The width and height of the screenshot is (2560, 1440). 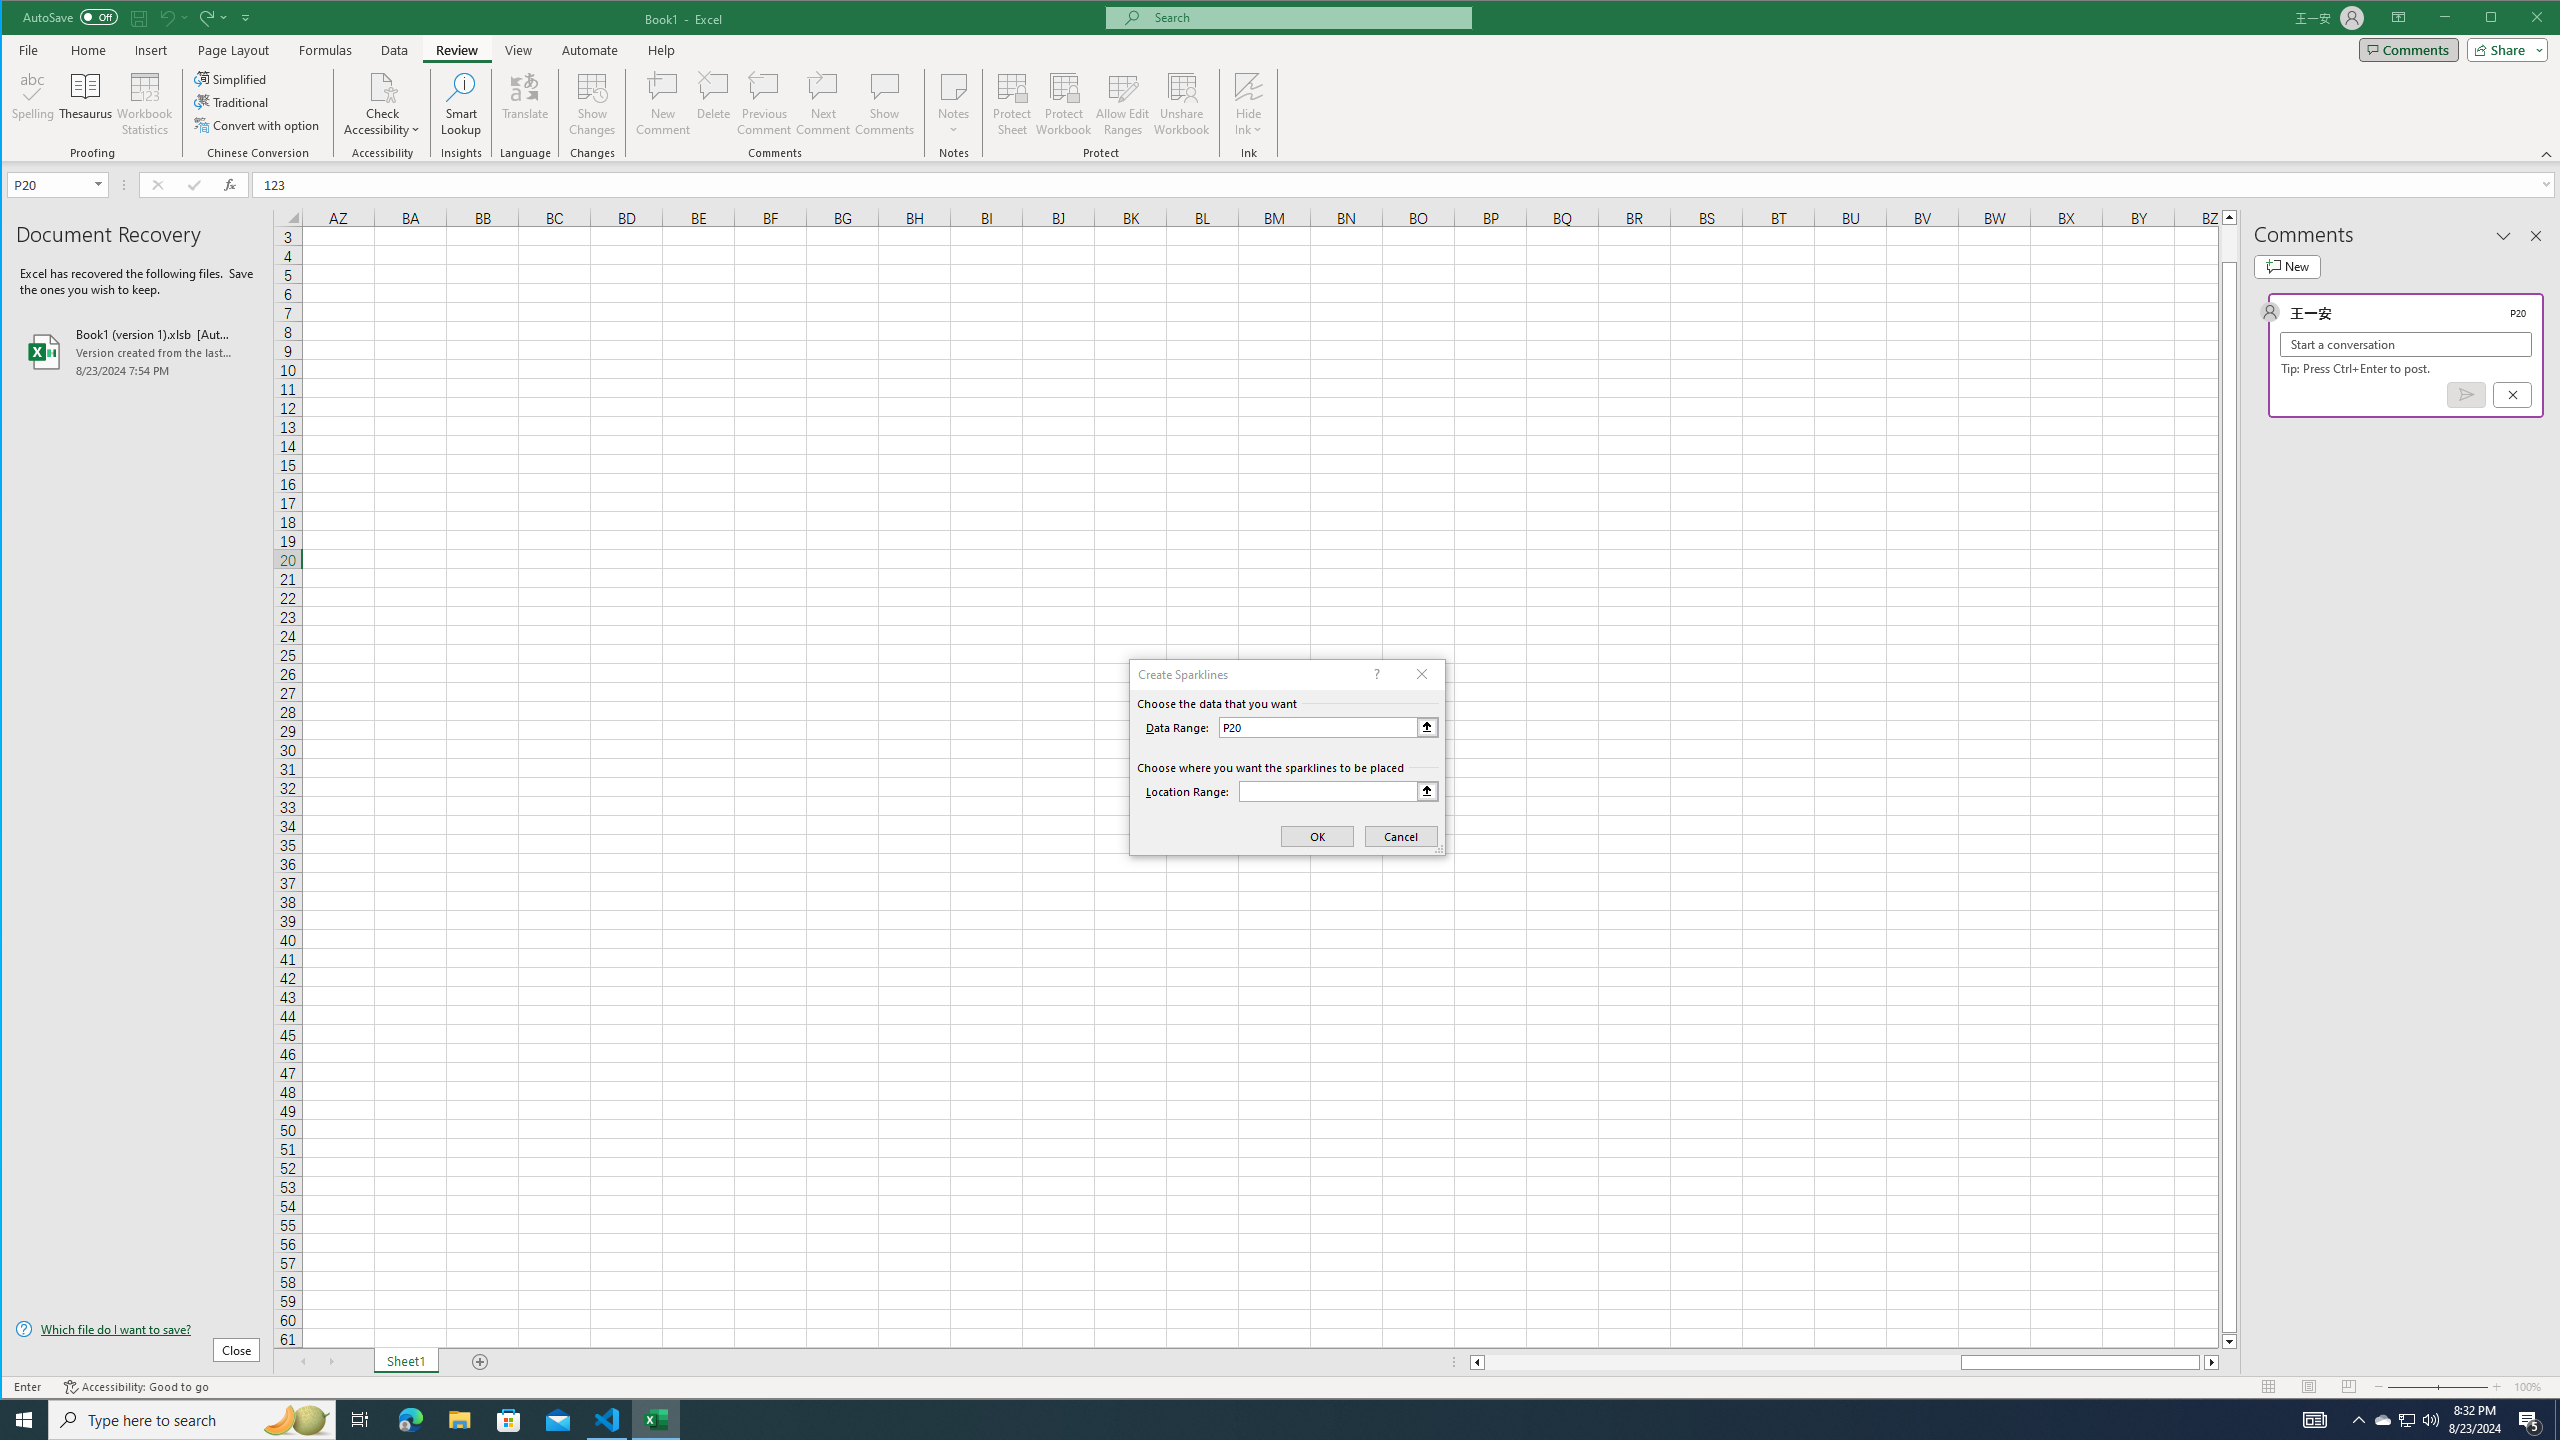 I want to click on 'File Tab', so click(x=28, y=49).